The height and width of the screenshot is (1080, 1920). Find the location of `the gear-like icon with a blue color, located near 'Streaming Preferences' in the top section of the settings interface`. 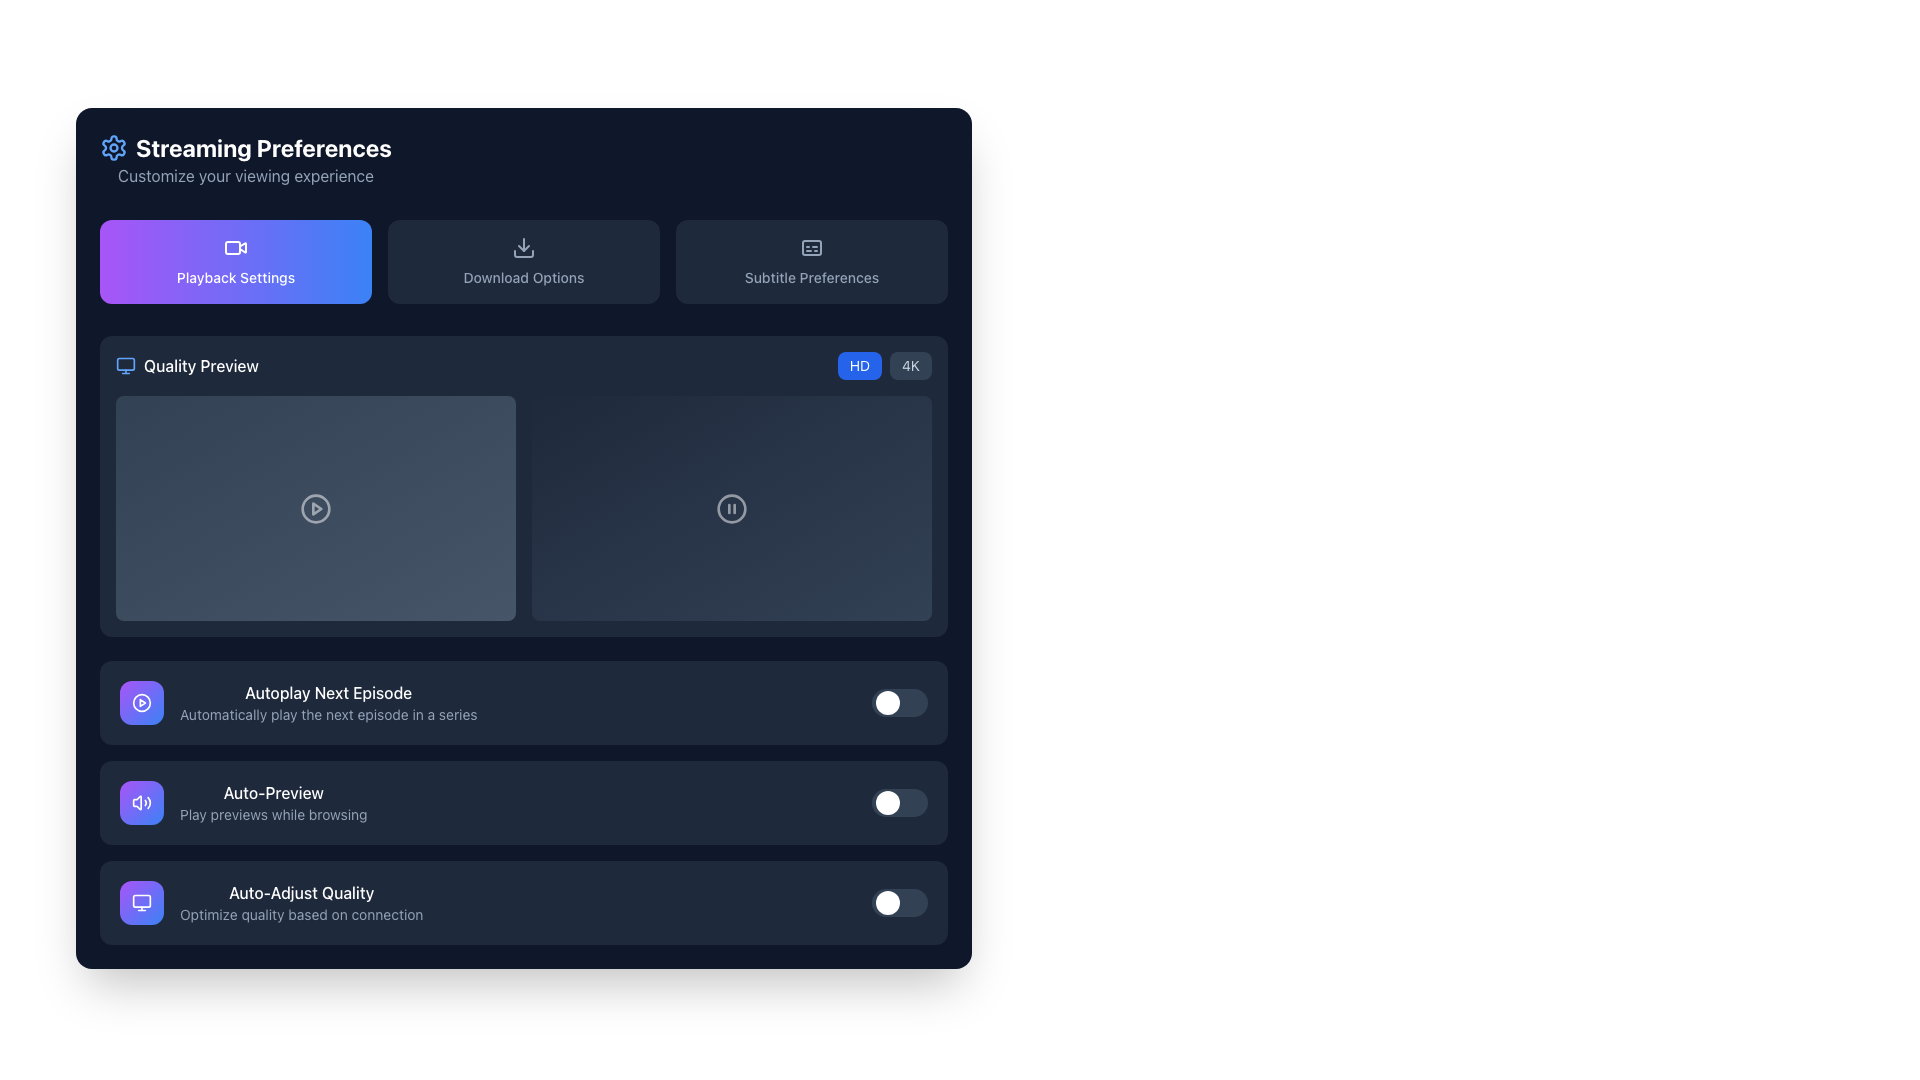

the gear-like icon with a blue color, located near 'Streaming Preferences' in the top section of the settings interface is located at coordinates (113, 146).